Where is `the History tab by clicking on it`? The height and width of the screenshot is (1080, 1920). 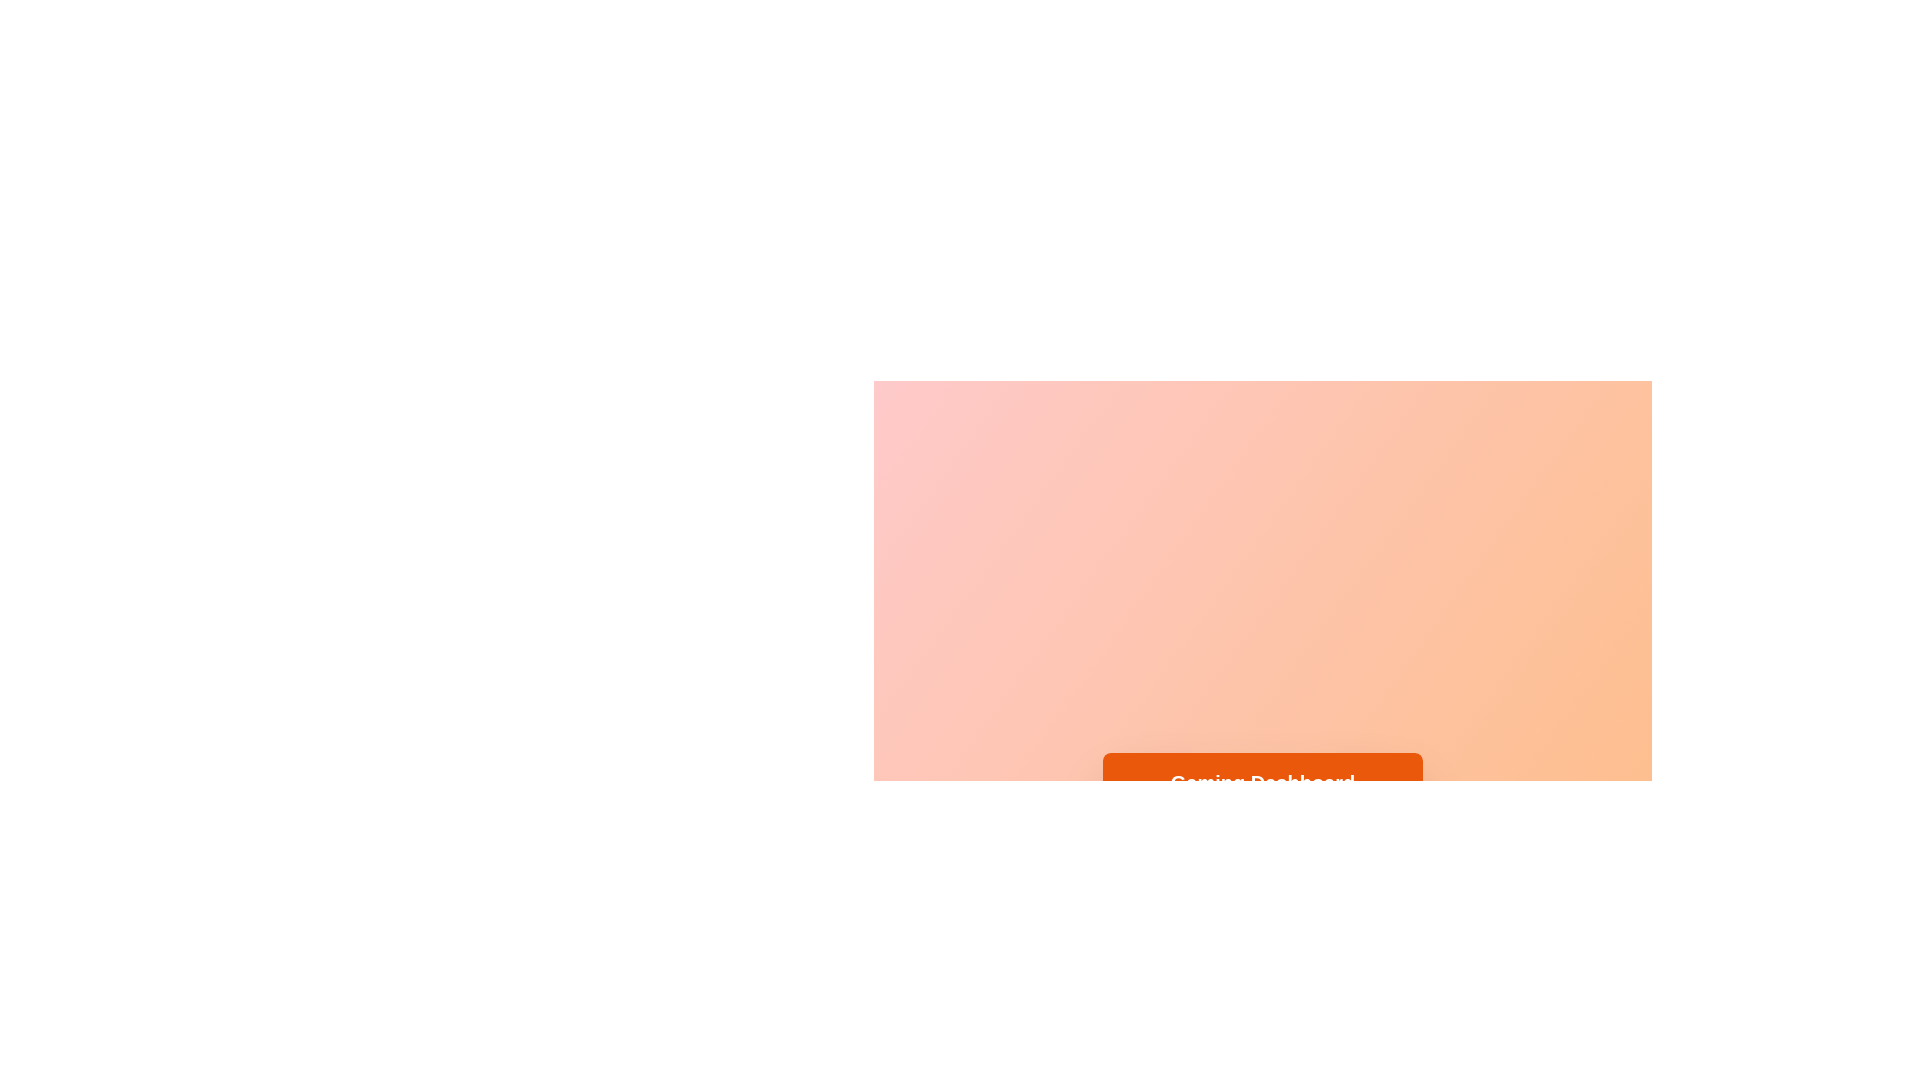
the History tab by clicking on it is located at coordinates (1377, 848).